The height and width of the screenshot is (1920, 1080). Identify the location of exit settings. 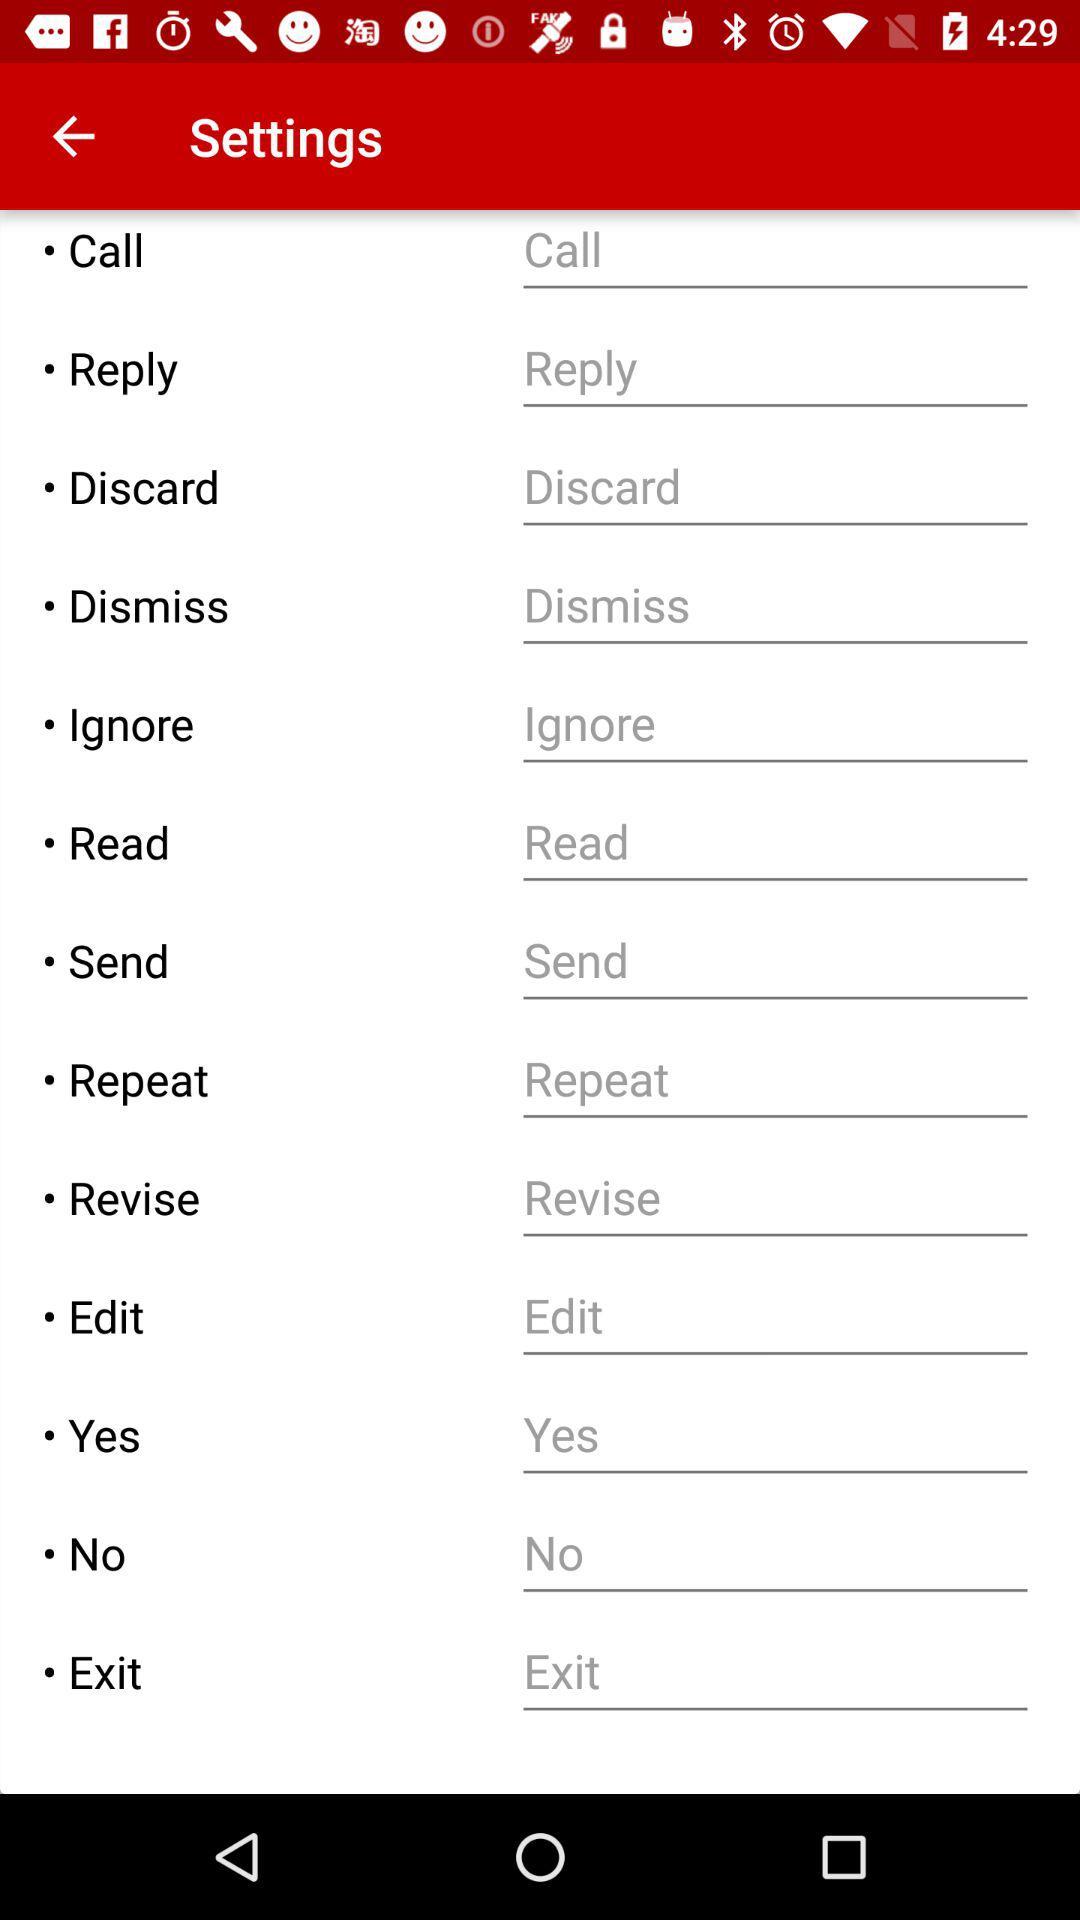
(774, 1671).